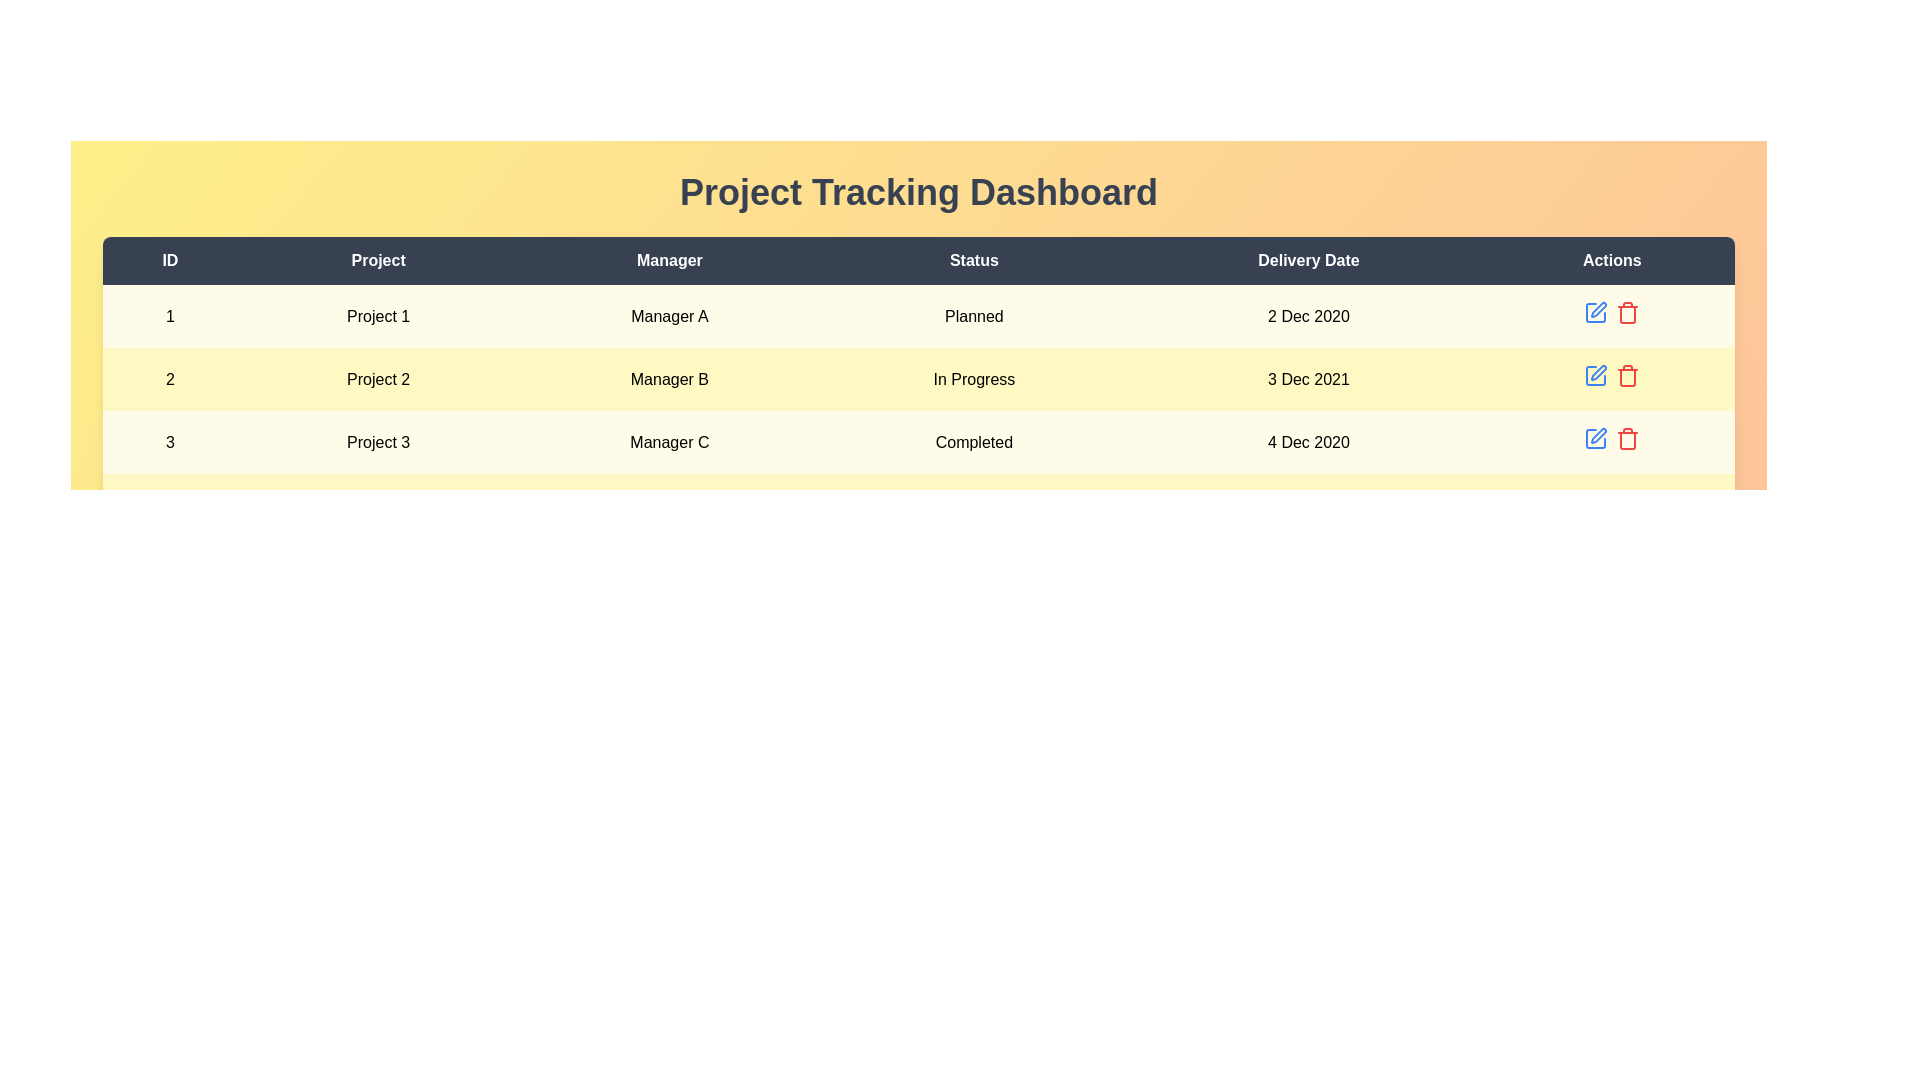  Describe the element at coordinates (1308, 260) in the screenshot. I see `the column header Delivery Date to sort the projects` at that location.